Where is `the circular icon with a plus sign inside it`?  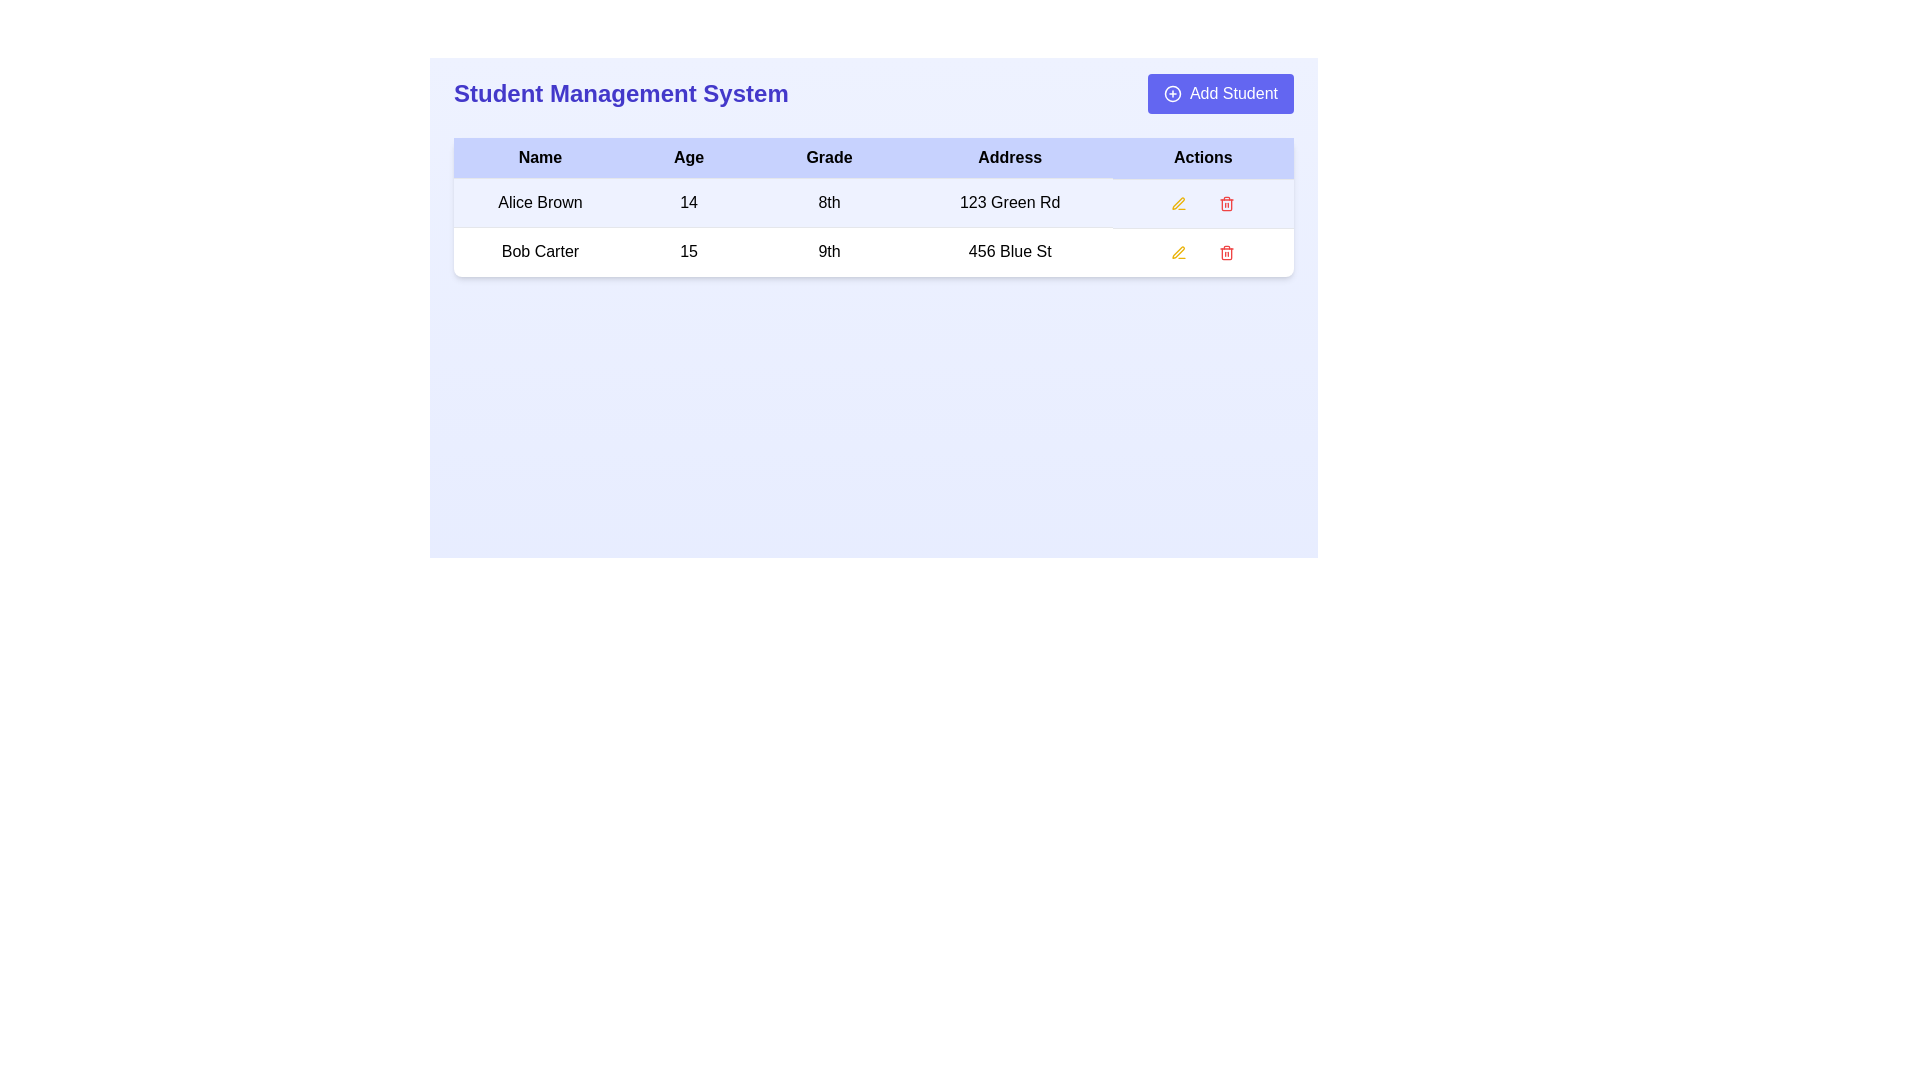 the circular icon with a plus sign inside it is located at coordinates (1172, 93).